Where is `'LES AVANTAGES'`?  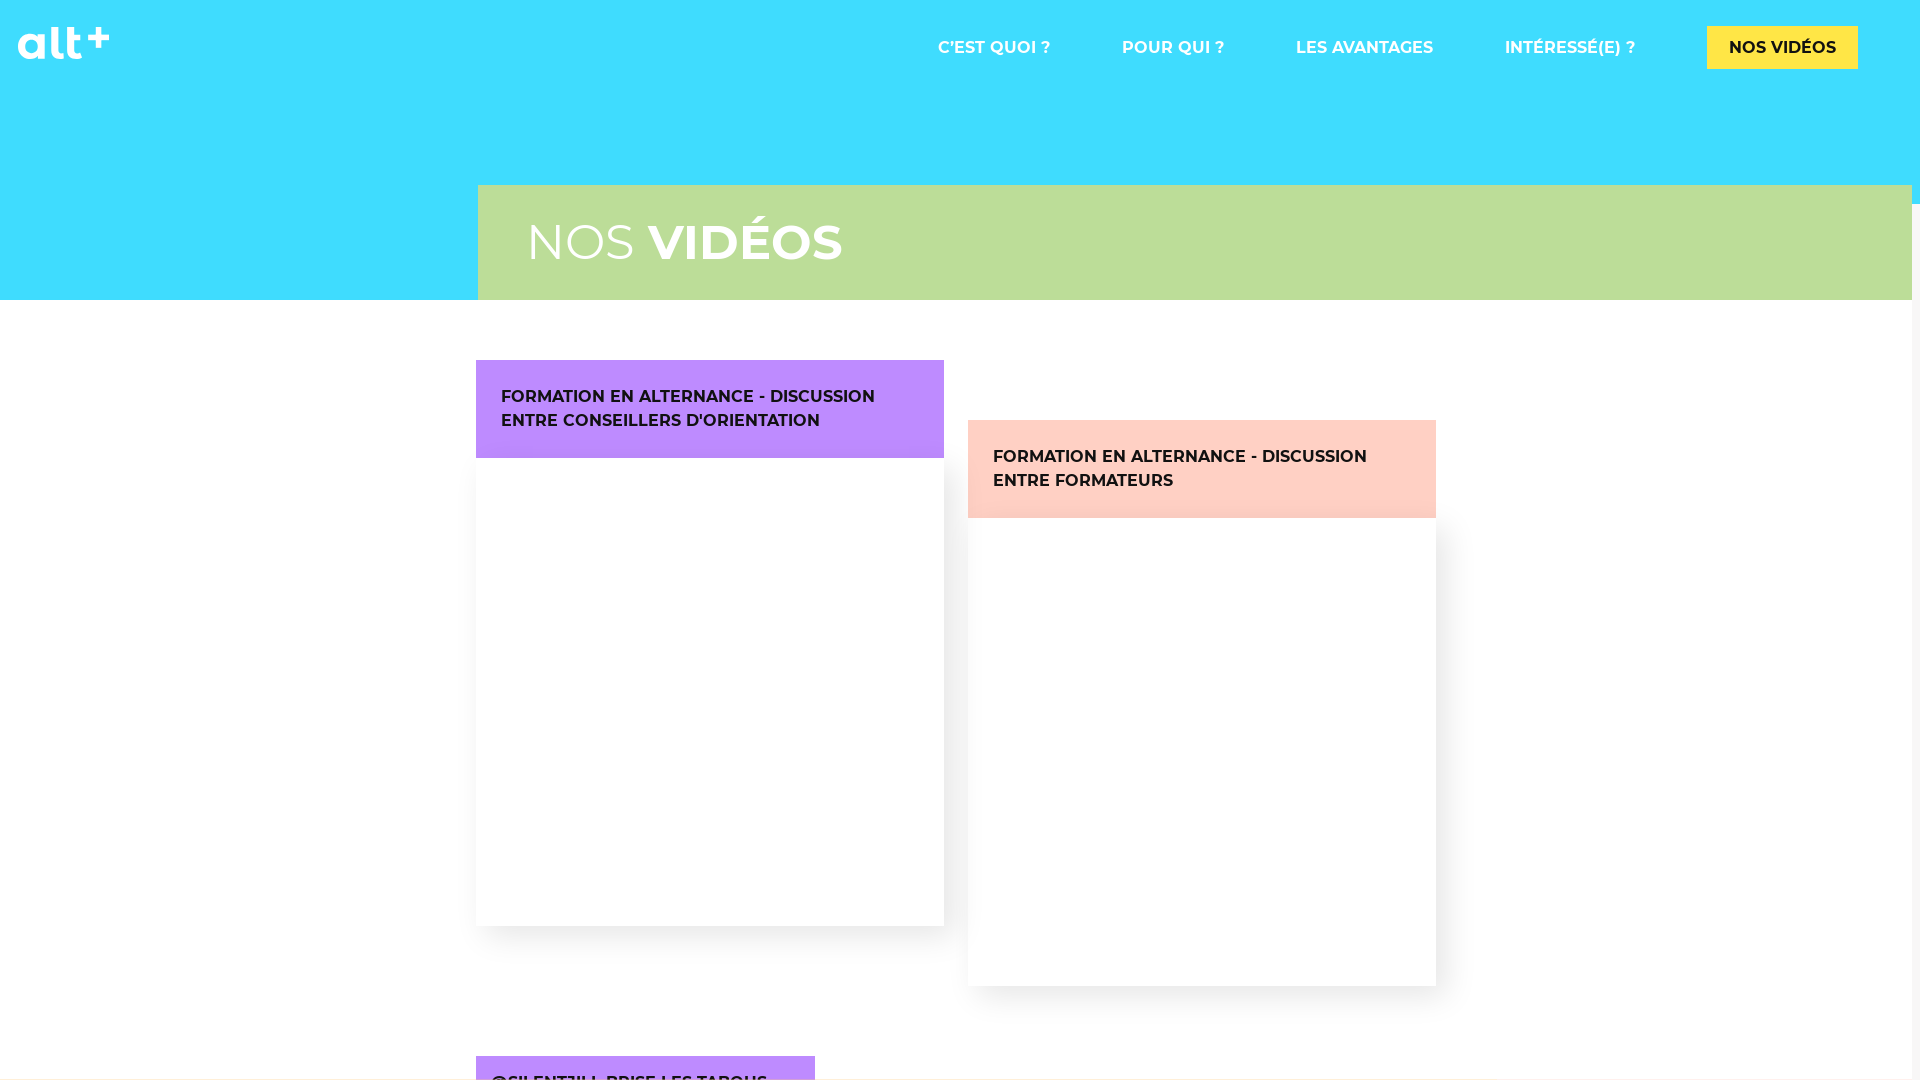
'LES AVANTAGES' is located at coordinates (1296, 46).